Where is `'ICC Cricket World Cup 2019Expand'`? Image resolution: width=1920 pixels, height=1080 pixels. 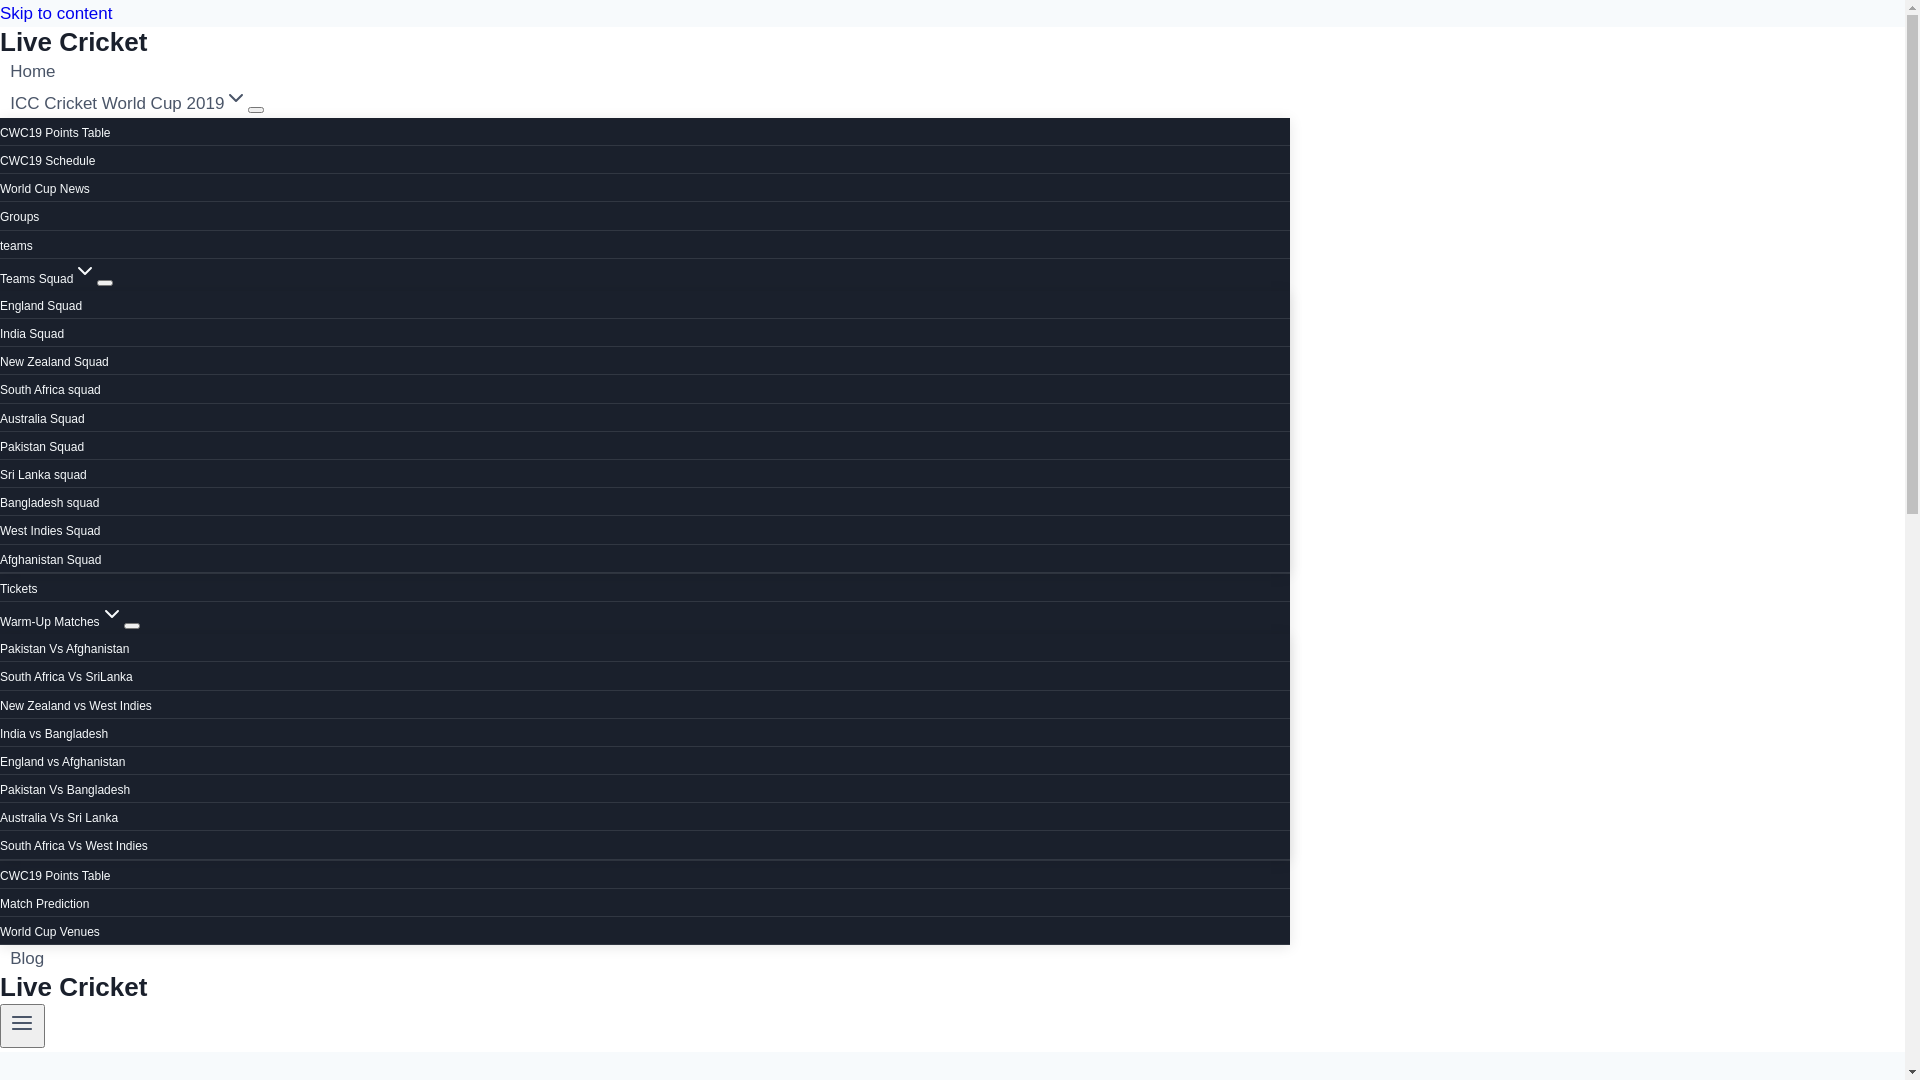
'ICC Cricket World Cup 2019Expand' is located at coordinates (128, 103).